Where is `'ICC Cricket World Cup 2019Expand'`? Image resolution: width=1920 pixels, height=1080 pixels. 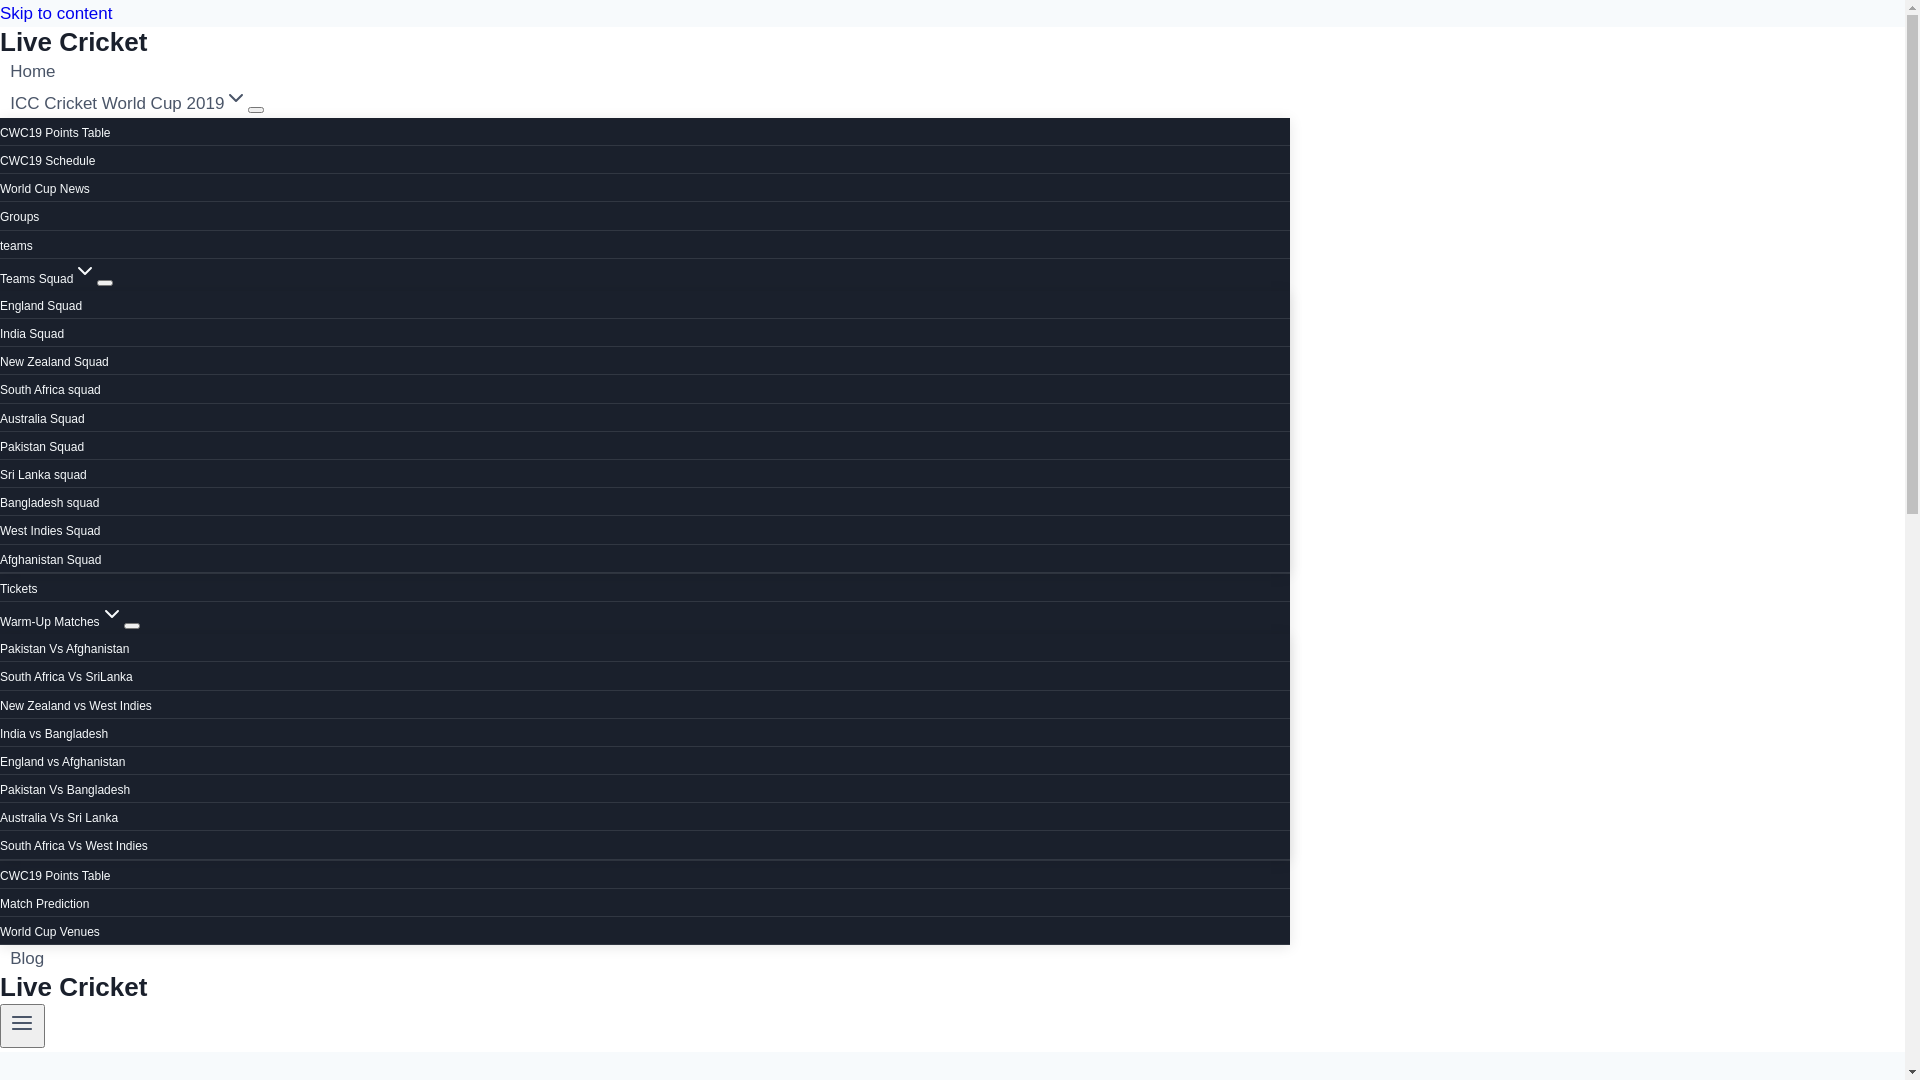
'ICC Cricket World Cup 2019Expand' is located at coordinates (128, 103).